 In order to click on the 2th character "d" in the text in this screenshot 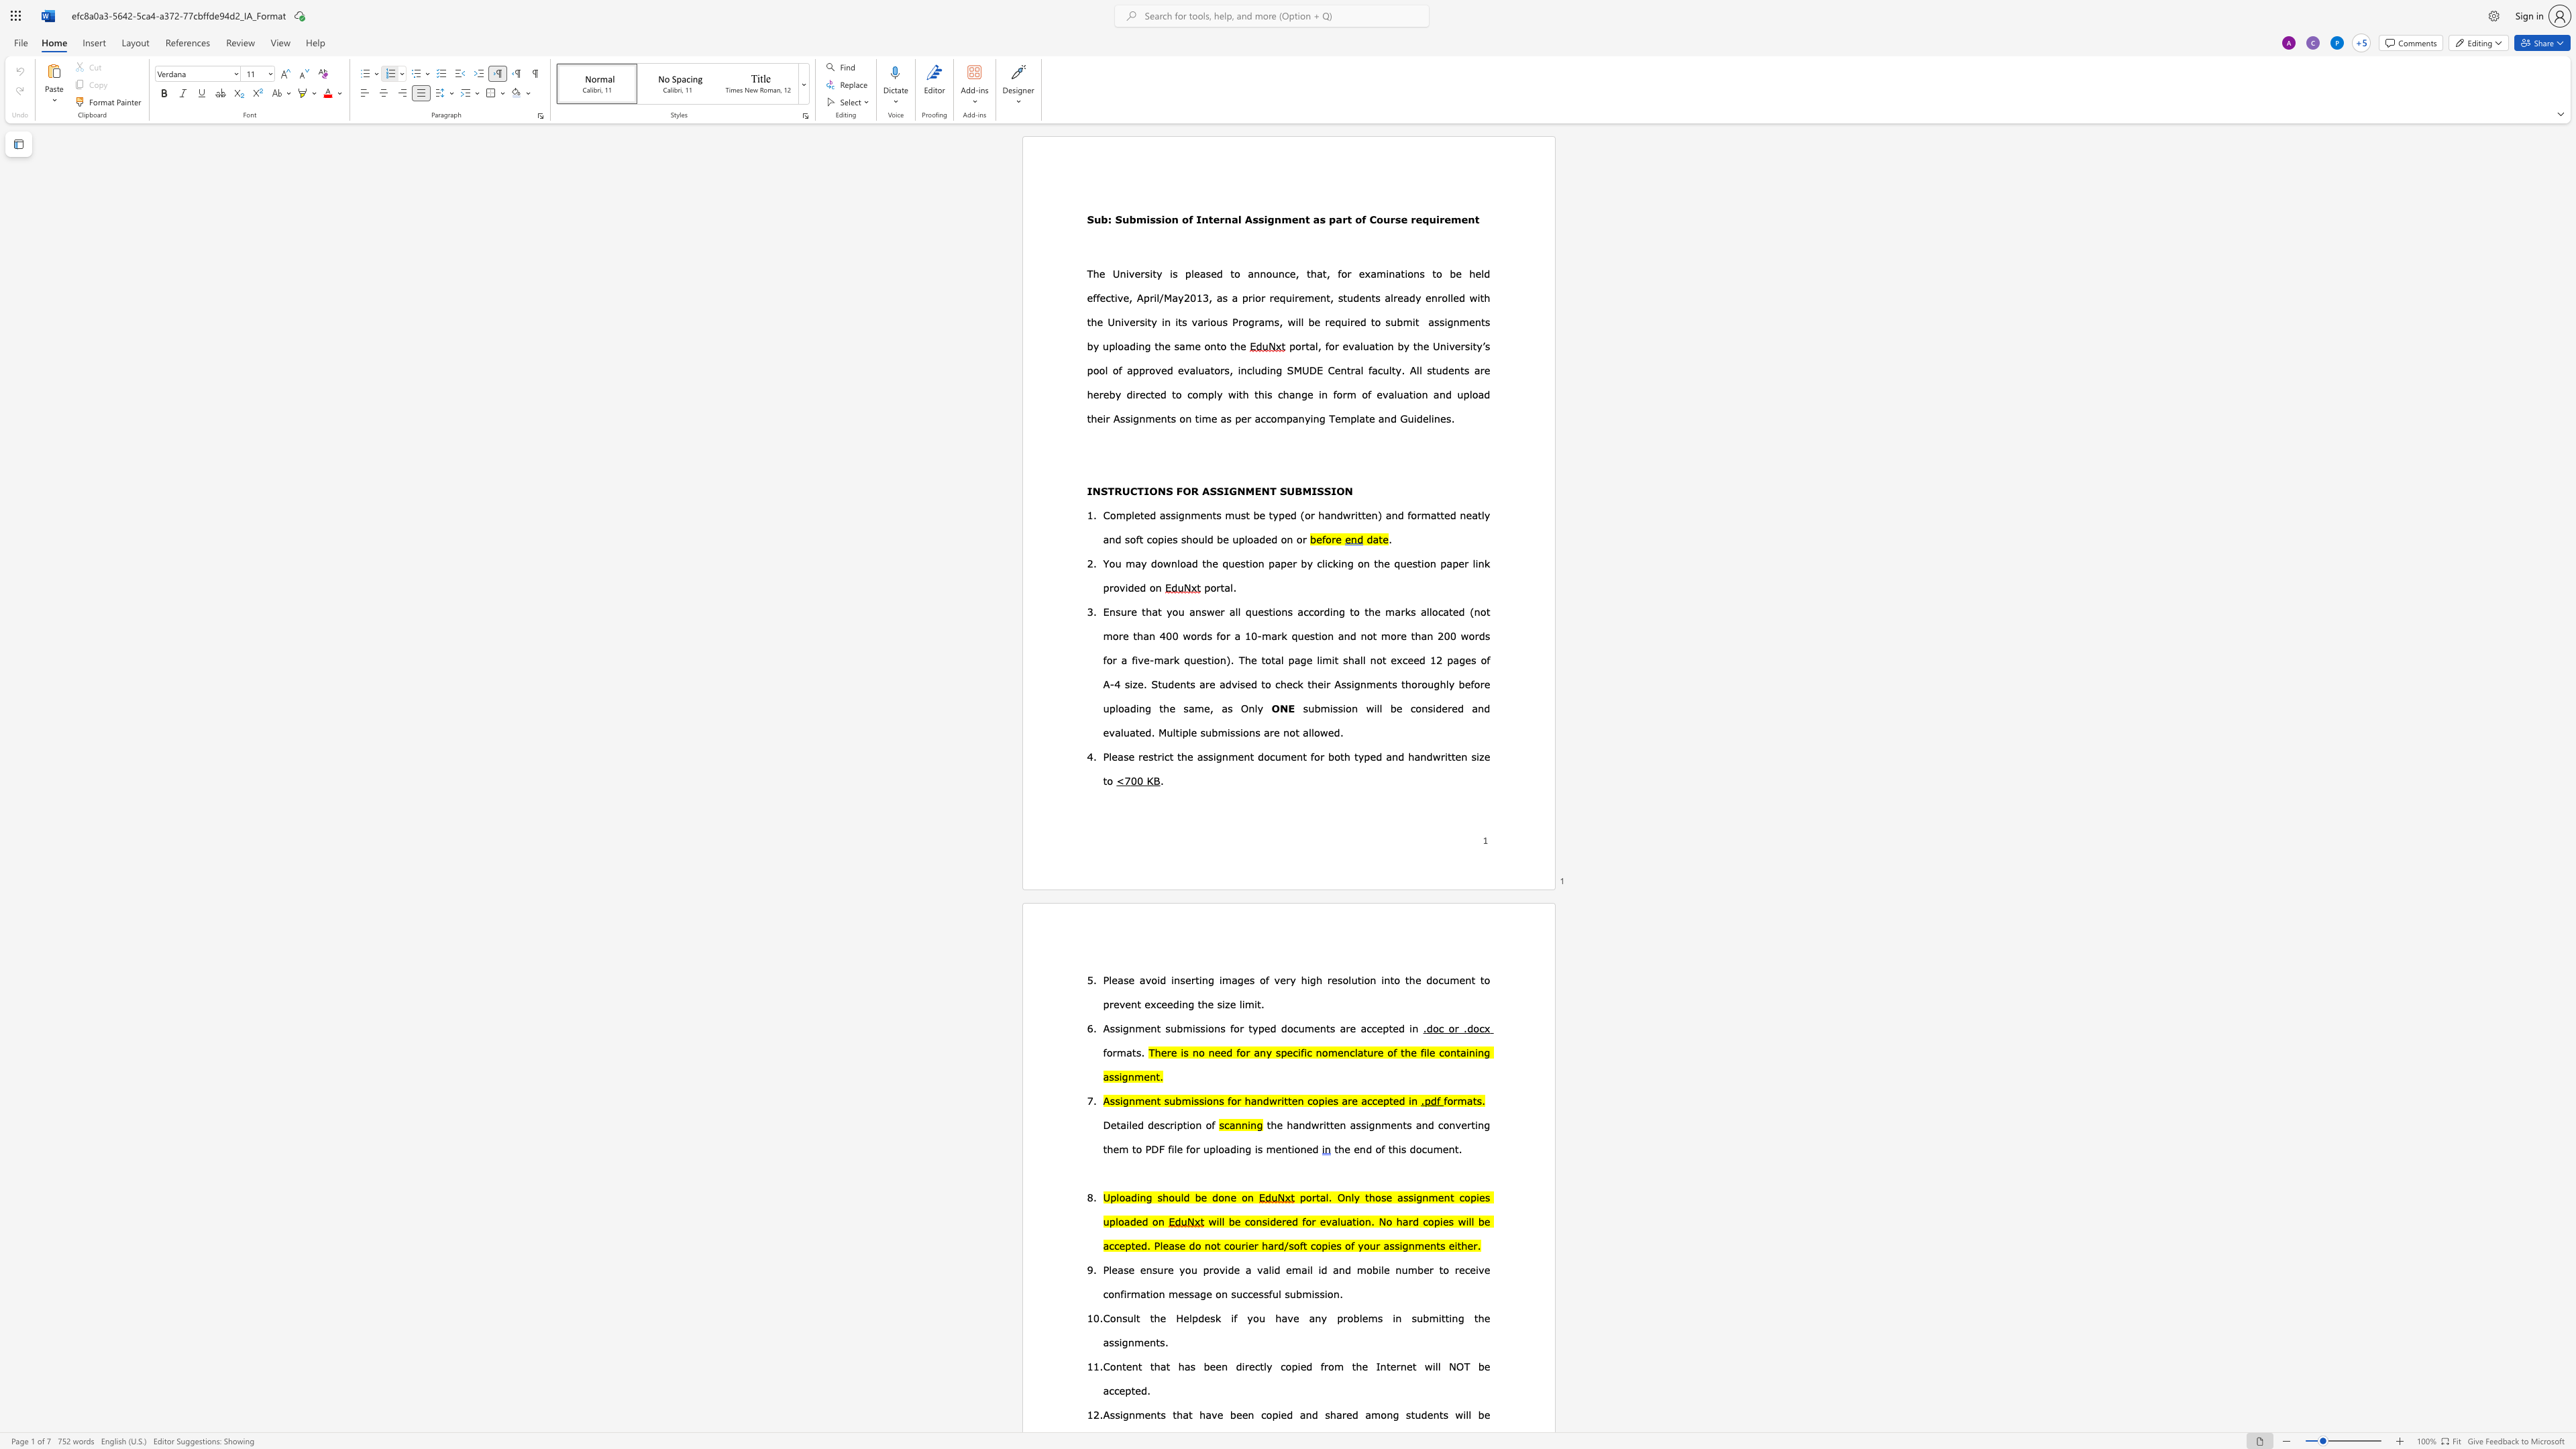, I will do `click(1187, 1197)`.